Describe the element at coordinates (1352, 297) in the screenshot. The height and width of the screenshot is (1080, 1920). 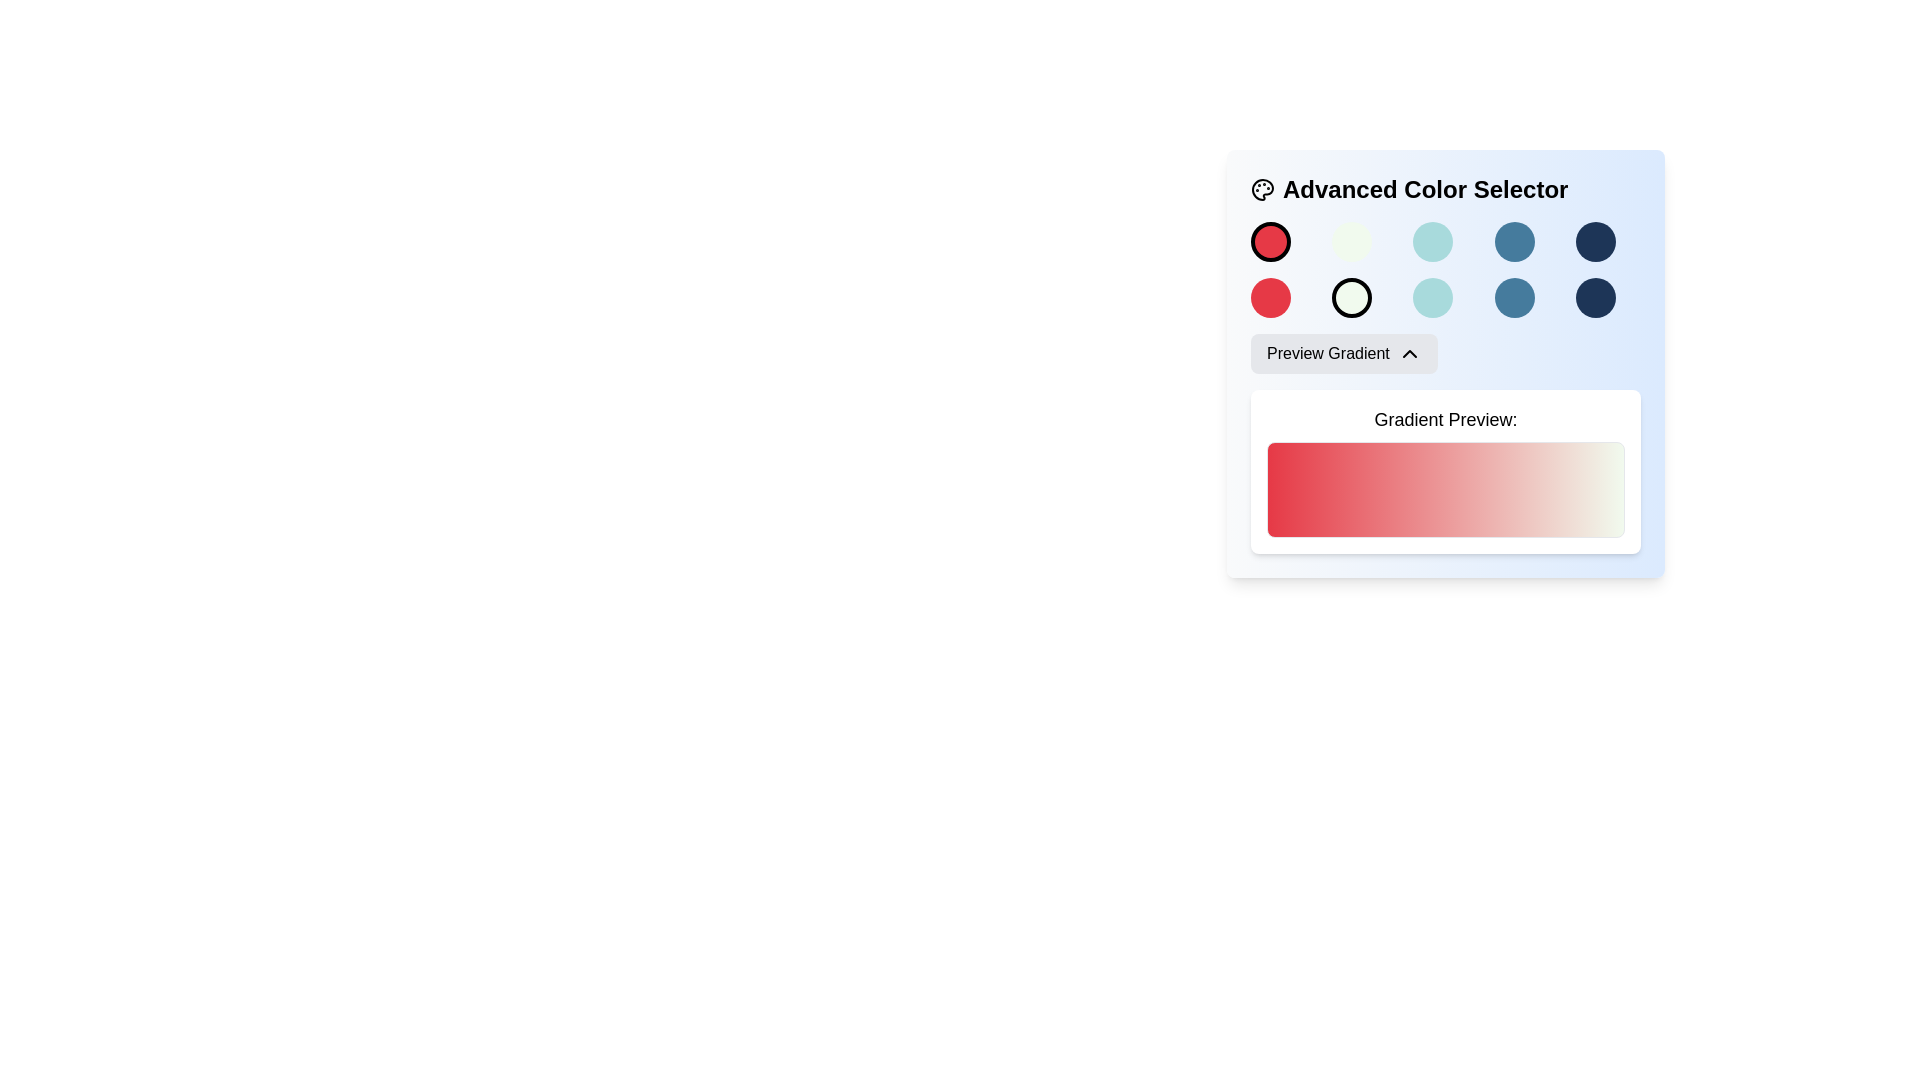
I see `the circular color selection button with a light green background located in the 'Advanced Color Selector' section` at that location.